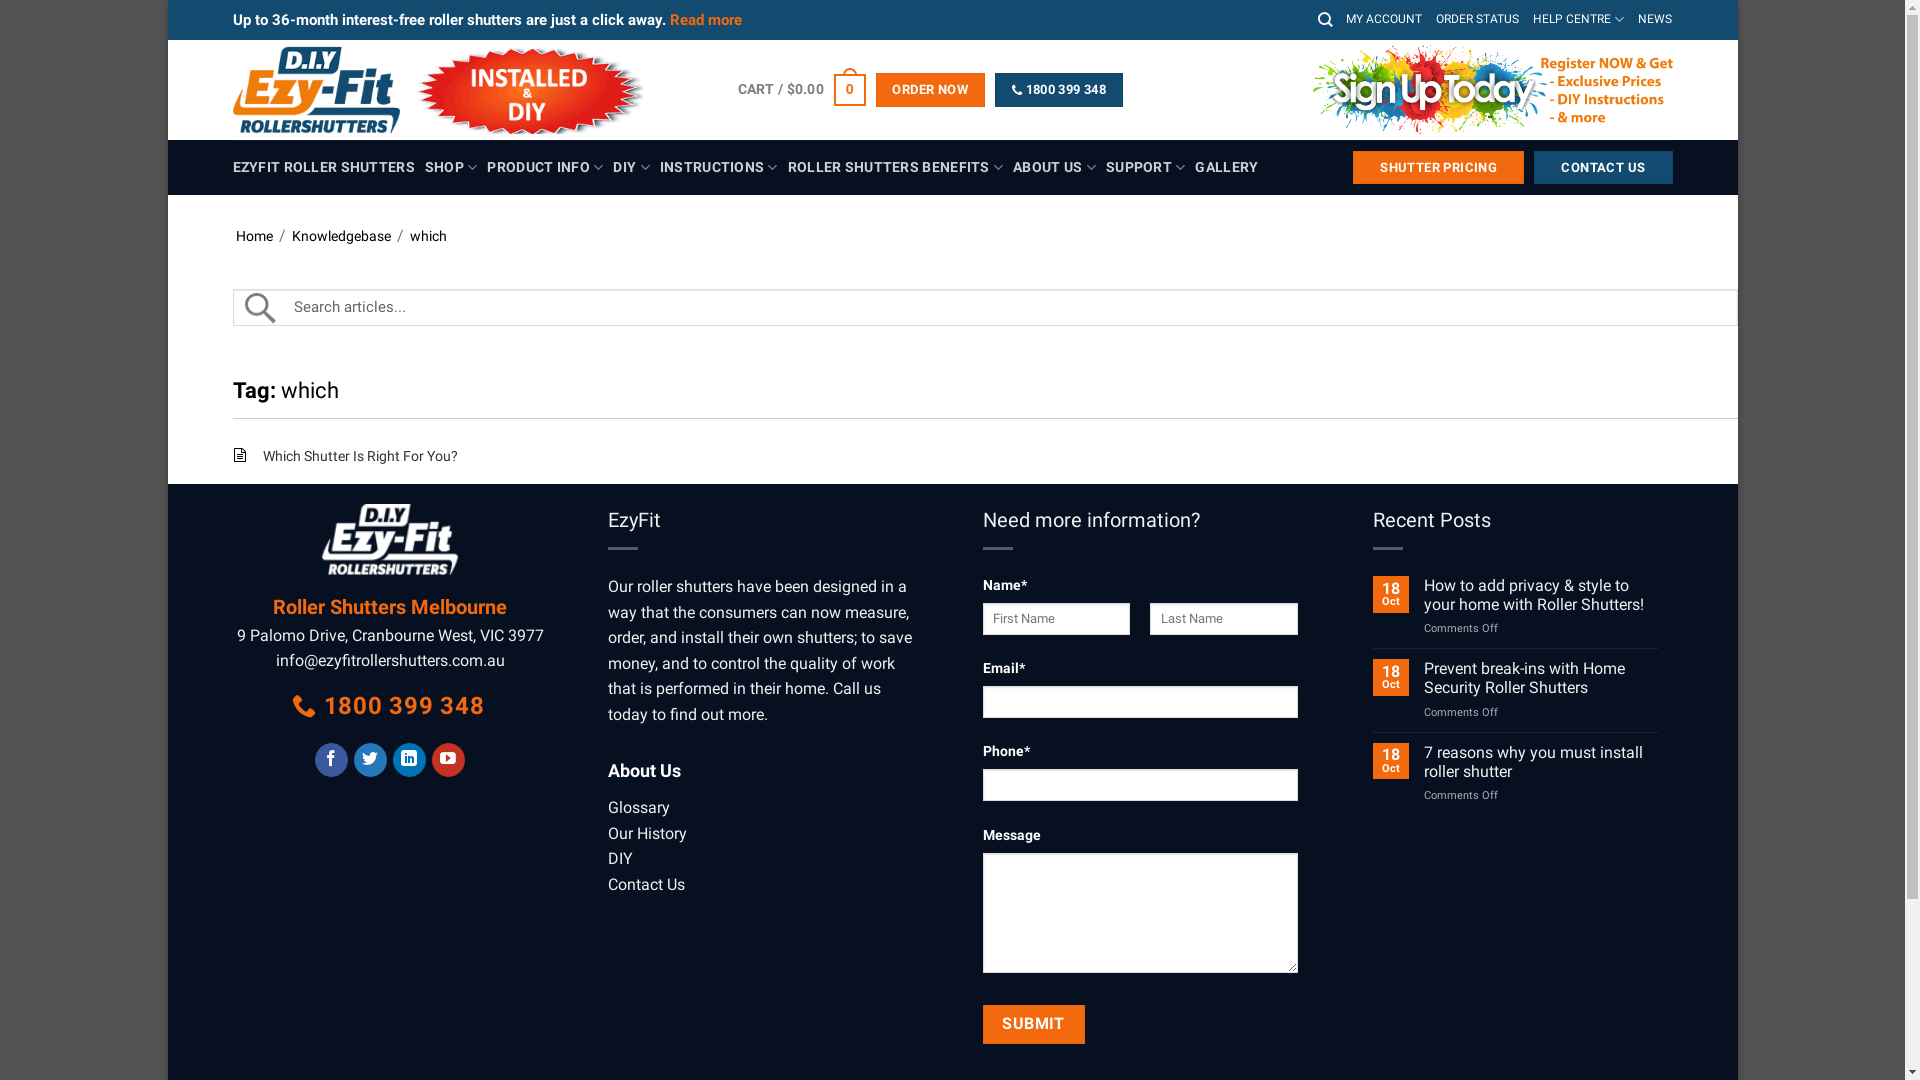 This screenshot has width=1920, height=1080. I want to click on 'INSTRUCTIONS', so click(719, 166).